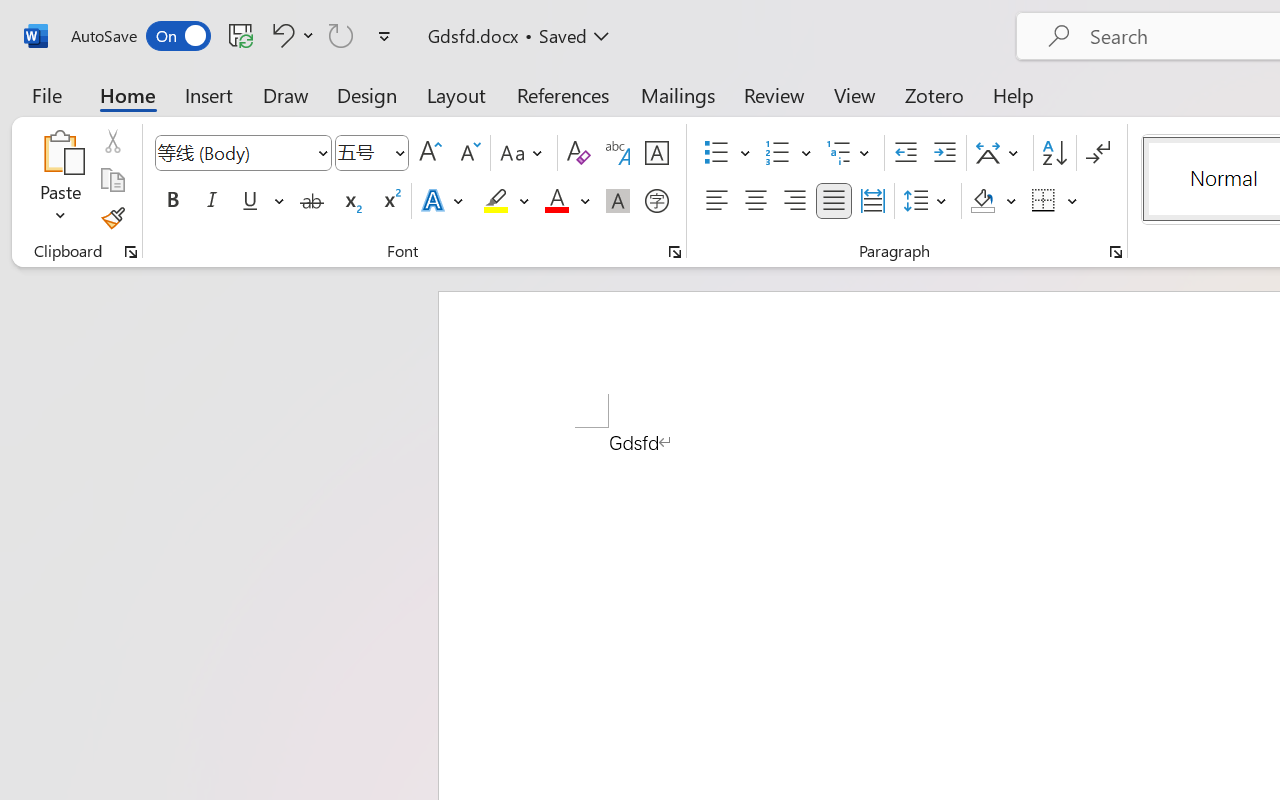 The image size is (1280, 800). I want to click on 'Undo AutoCorrect', so click(289, 34).